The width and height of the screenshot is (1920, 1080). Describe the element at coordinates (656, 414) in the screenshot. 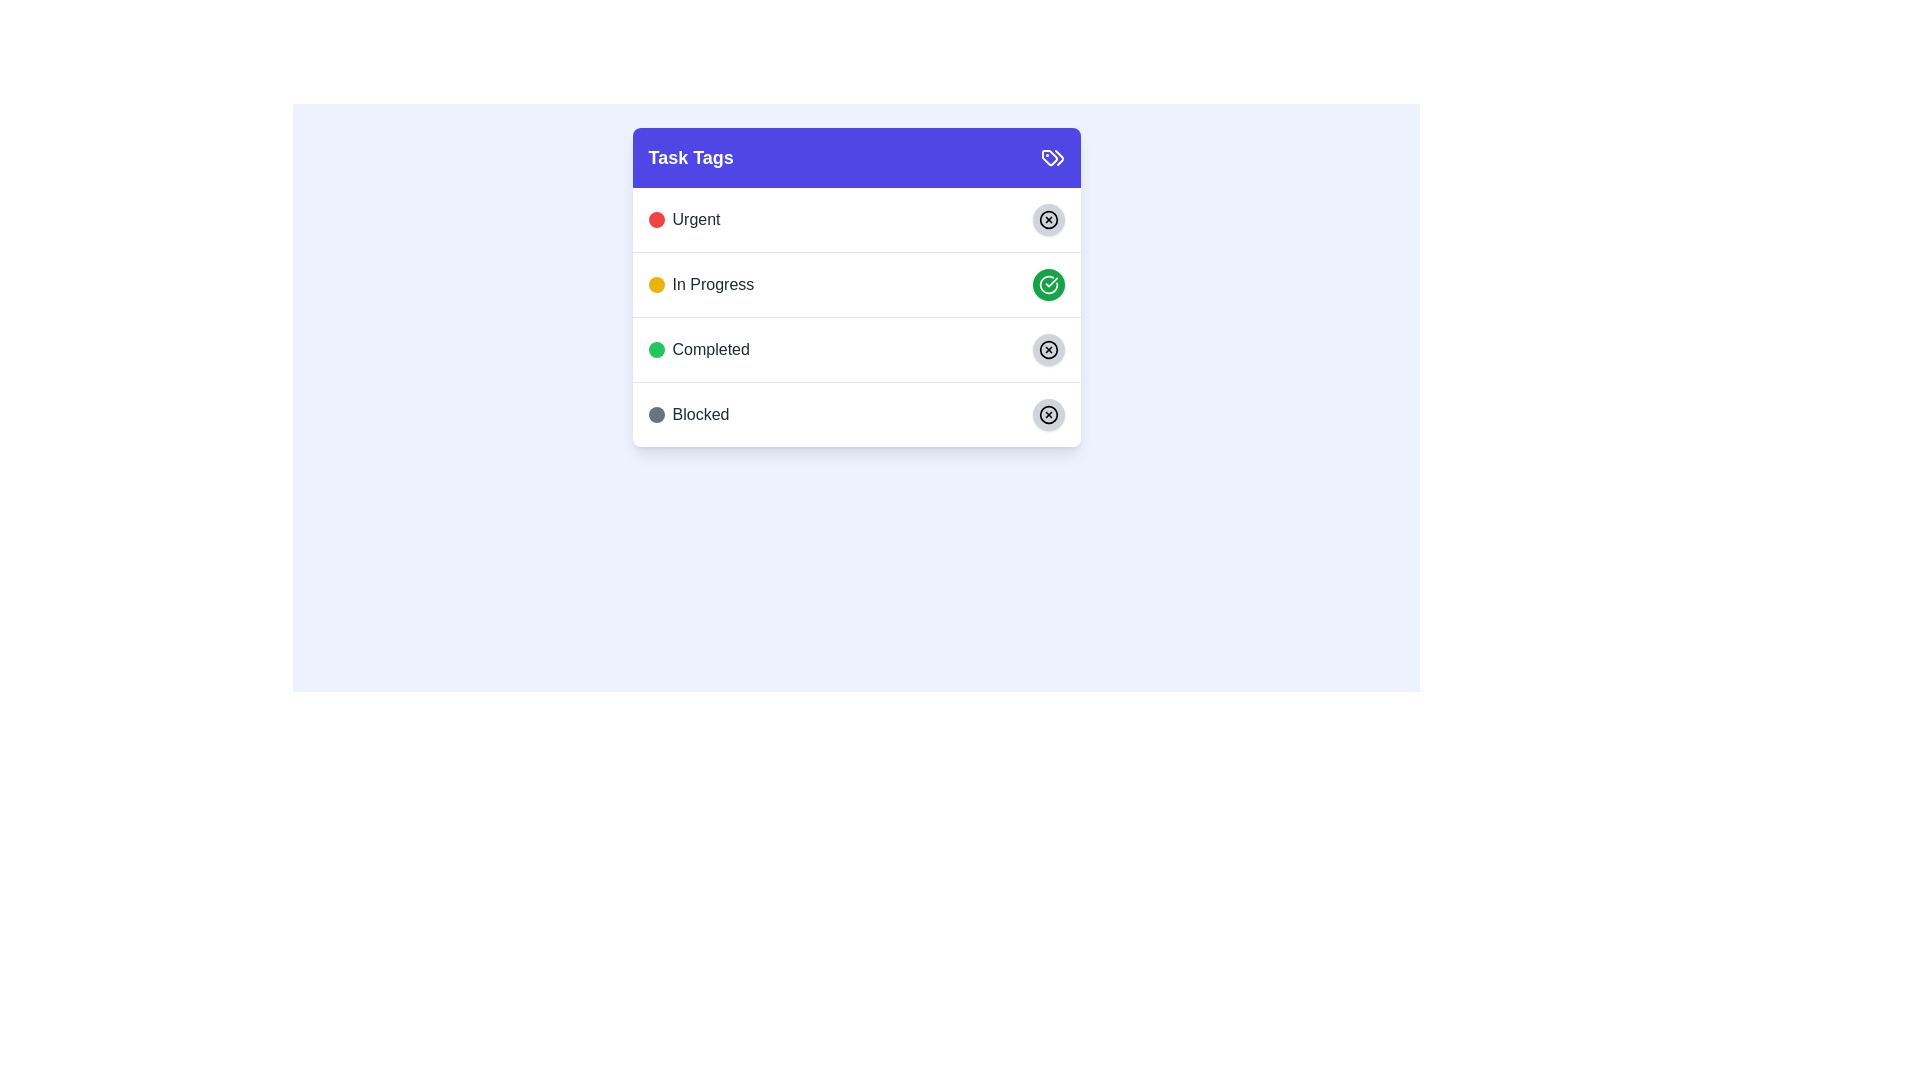

I see `the circular indicator located to the left of the text 'Blocked' in the lower-most row of the list` at that location.